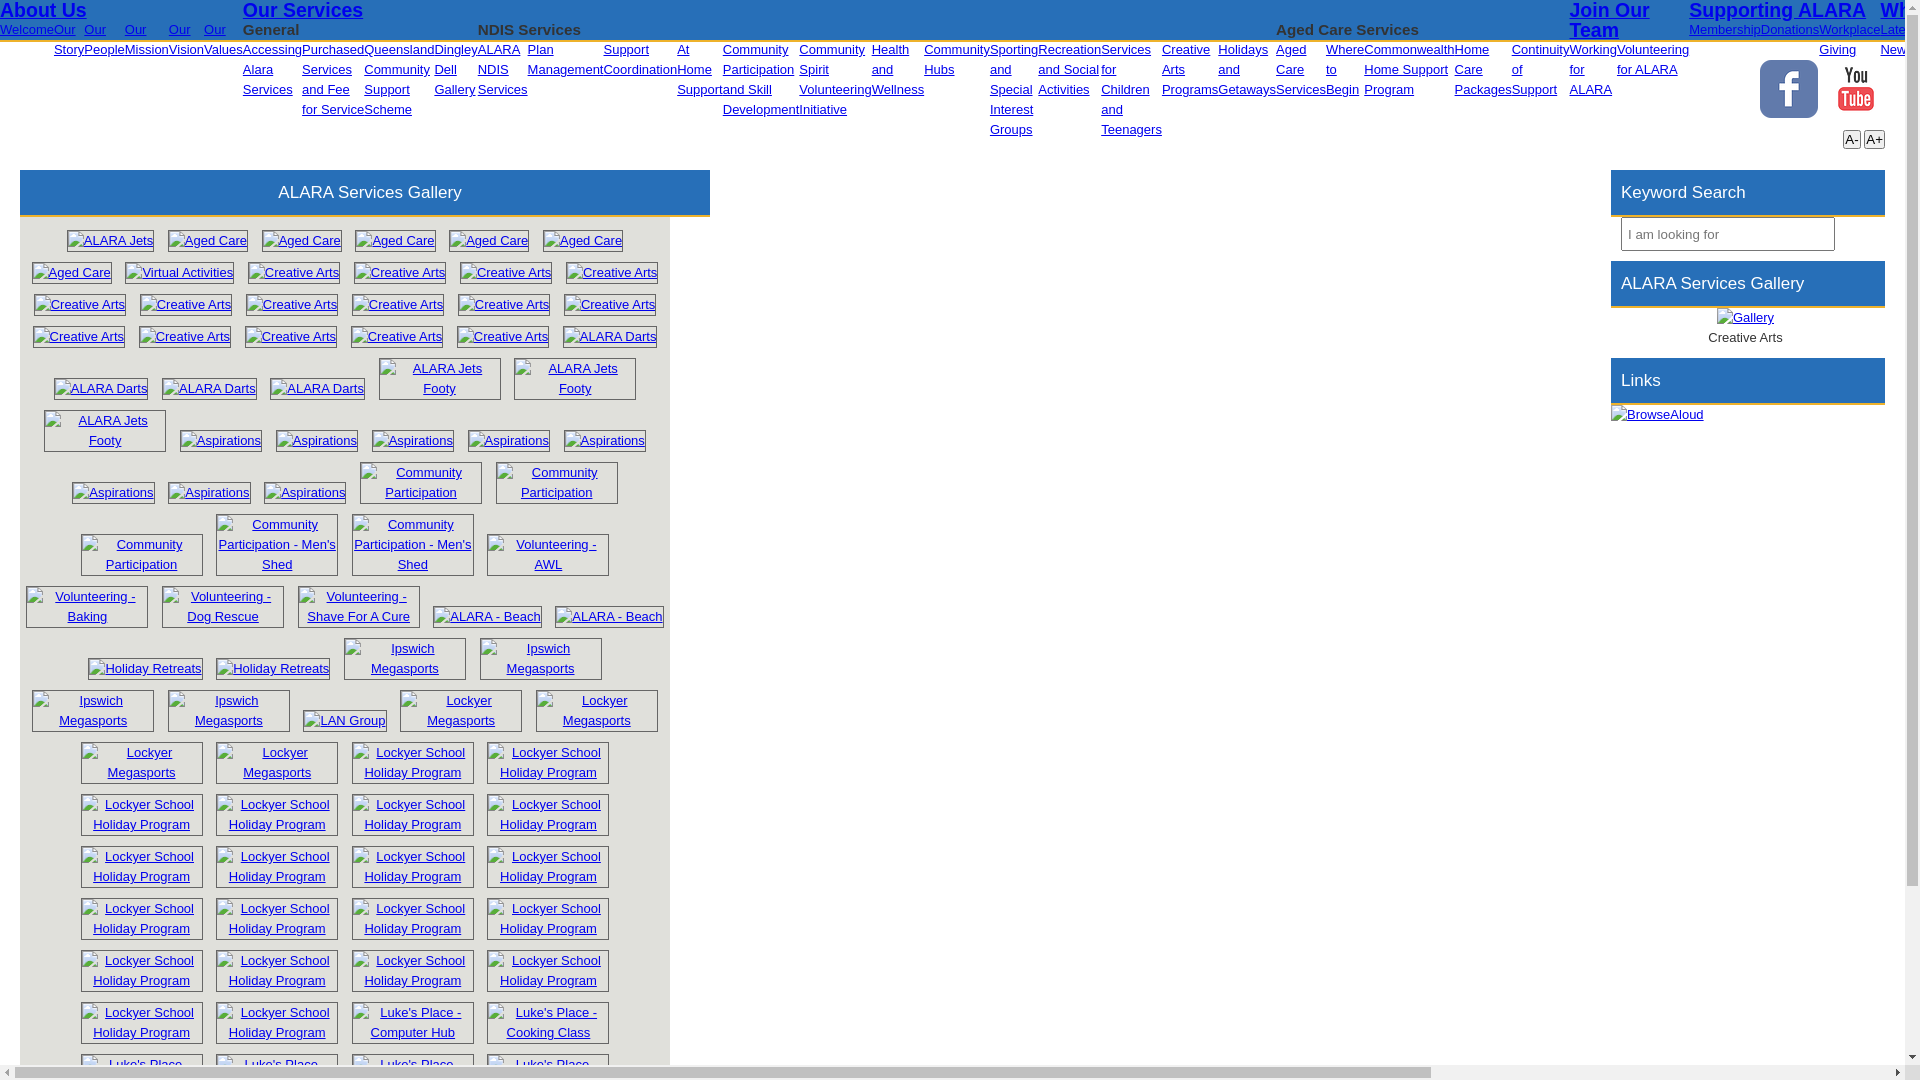 This screenshot has width=1920, height=1080. I want to click on 'Volunteering - AWL', so click(486, 555).